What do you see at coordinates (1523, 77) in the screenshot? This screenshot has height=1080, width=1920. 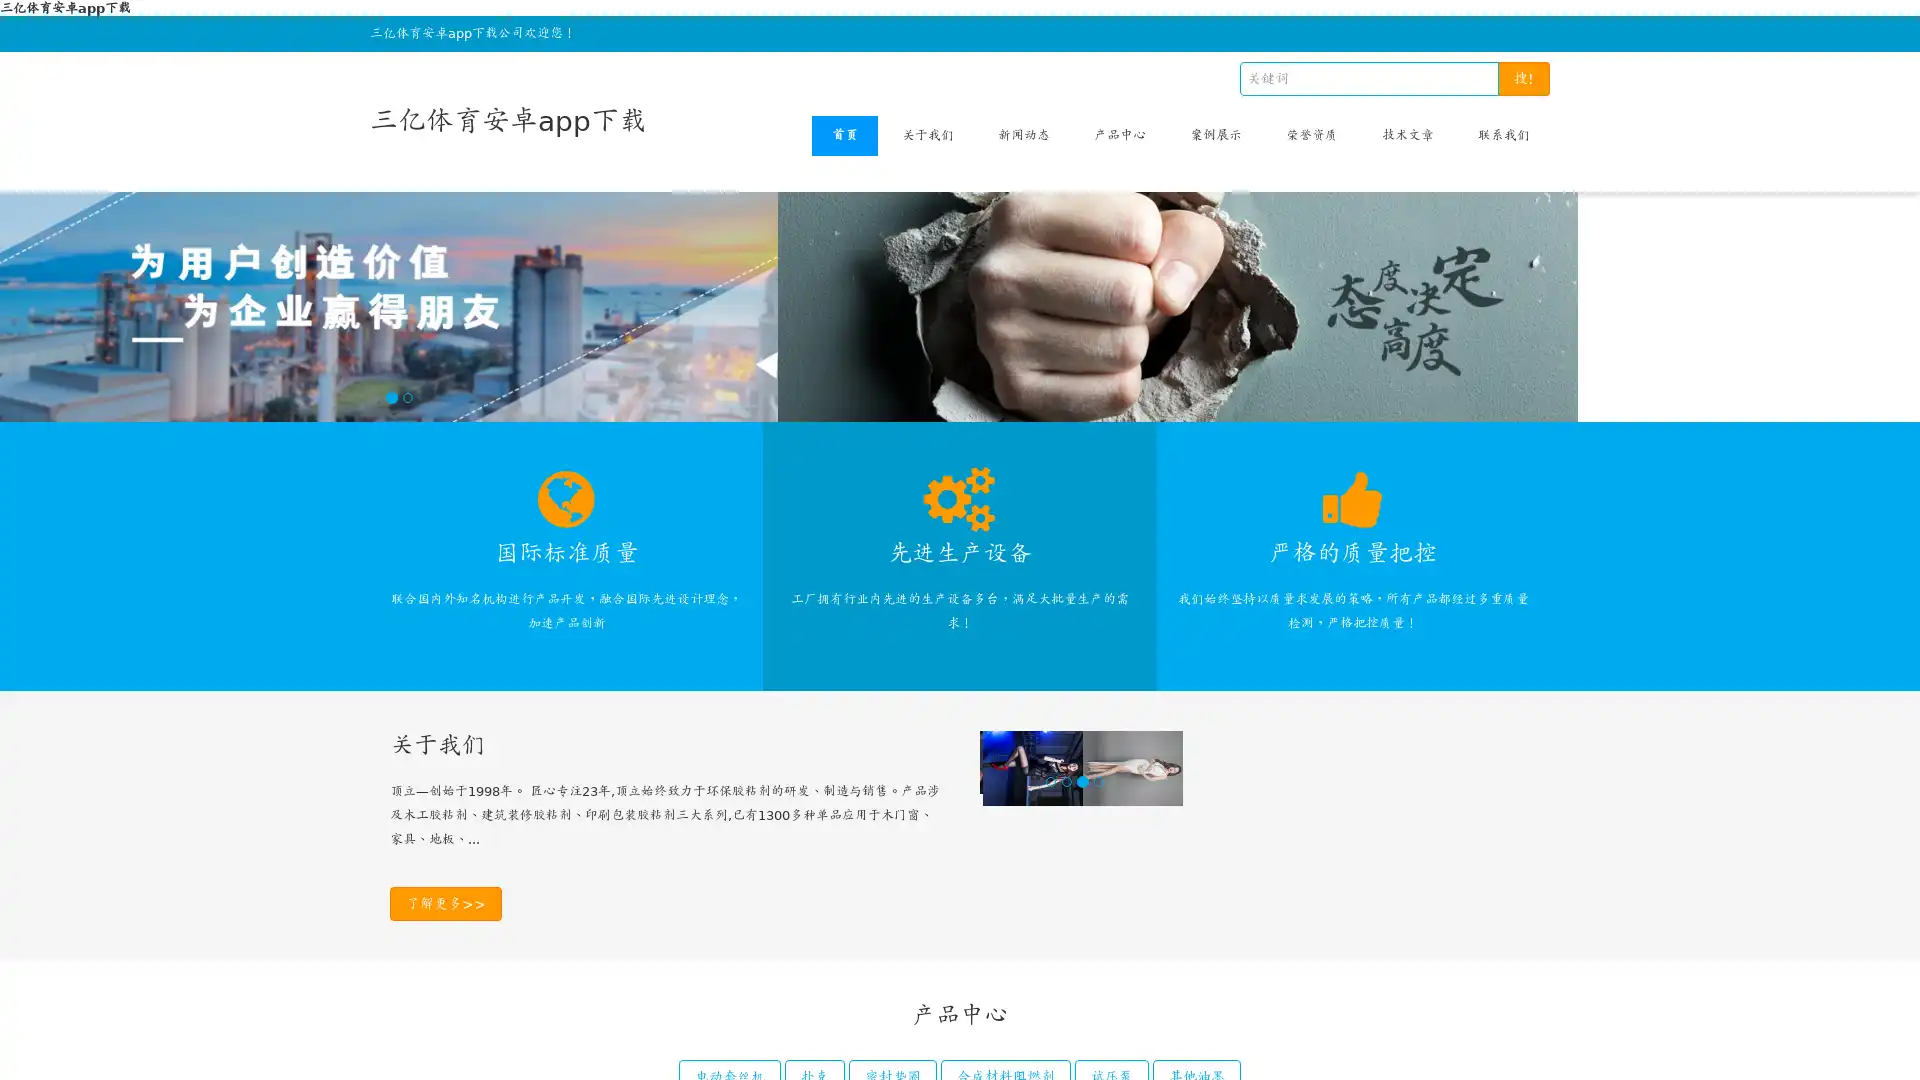 I see `!` at bounding box center [1523, 77].